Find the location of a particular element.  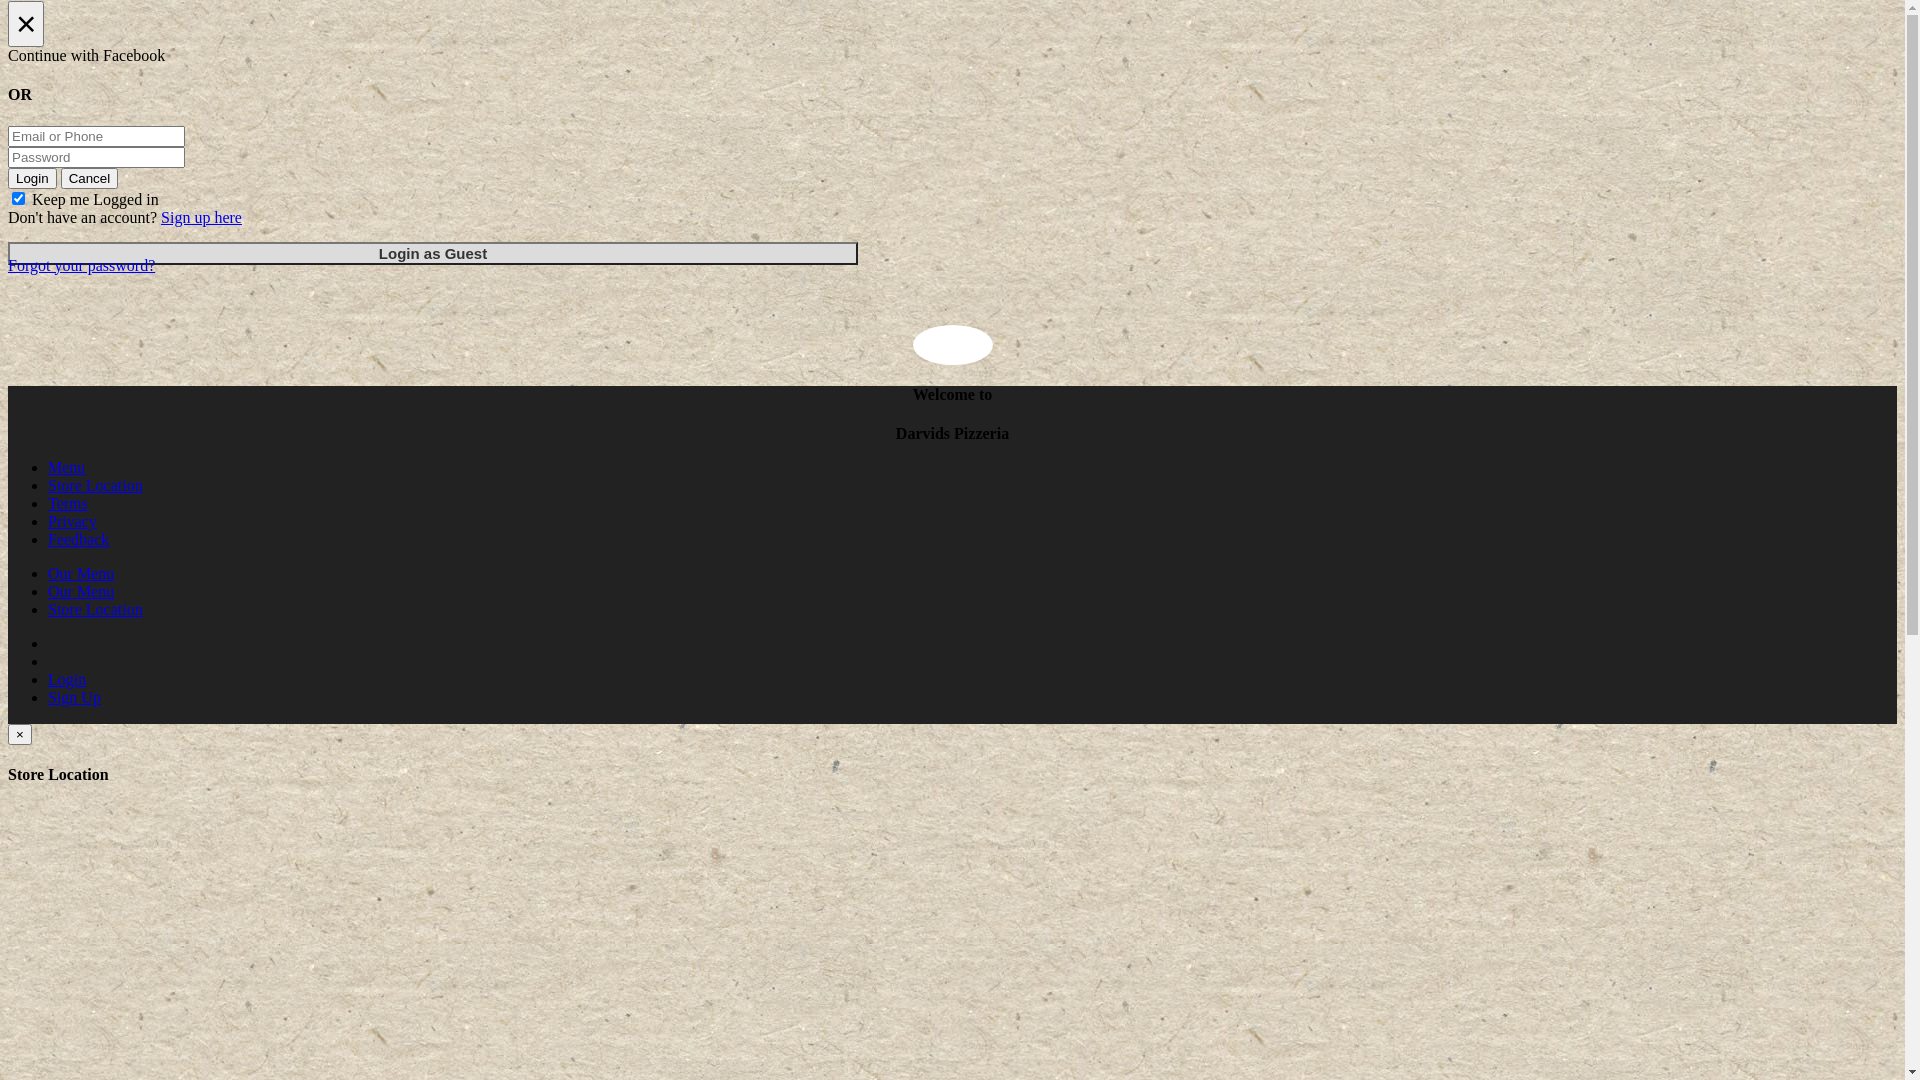

'Privacy' is located at coordinates (72, 520).